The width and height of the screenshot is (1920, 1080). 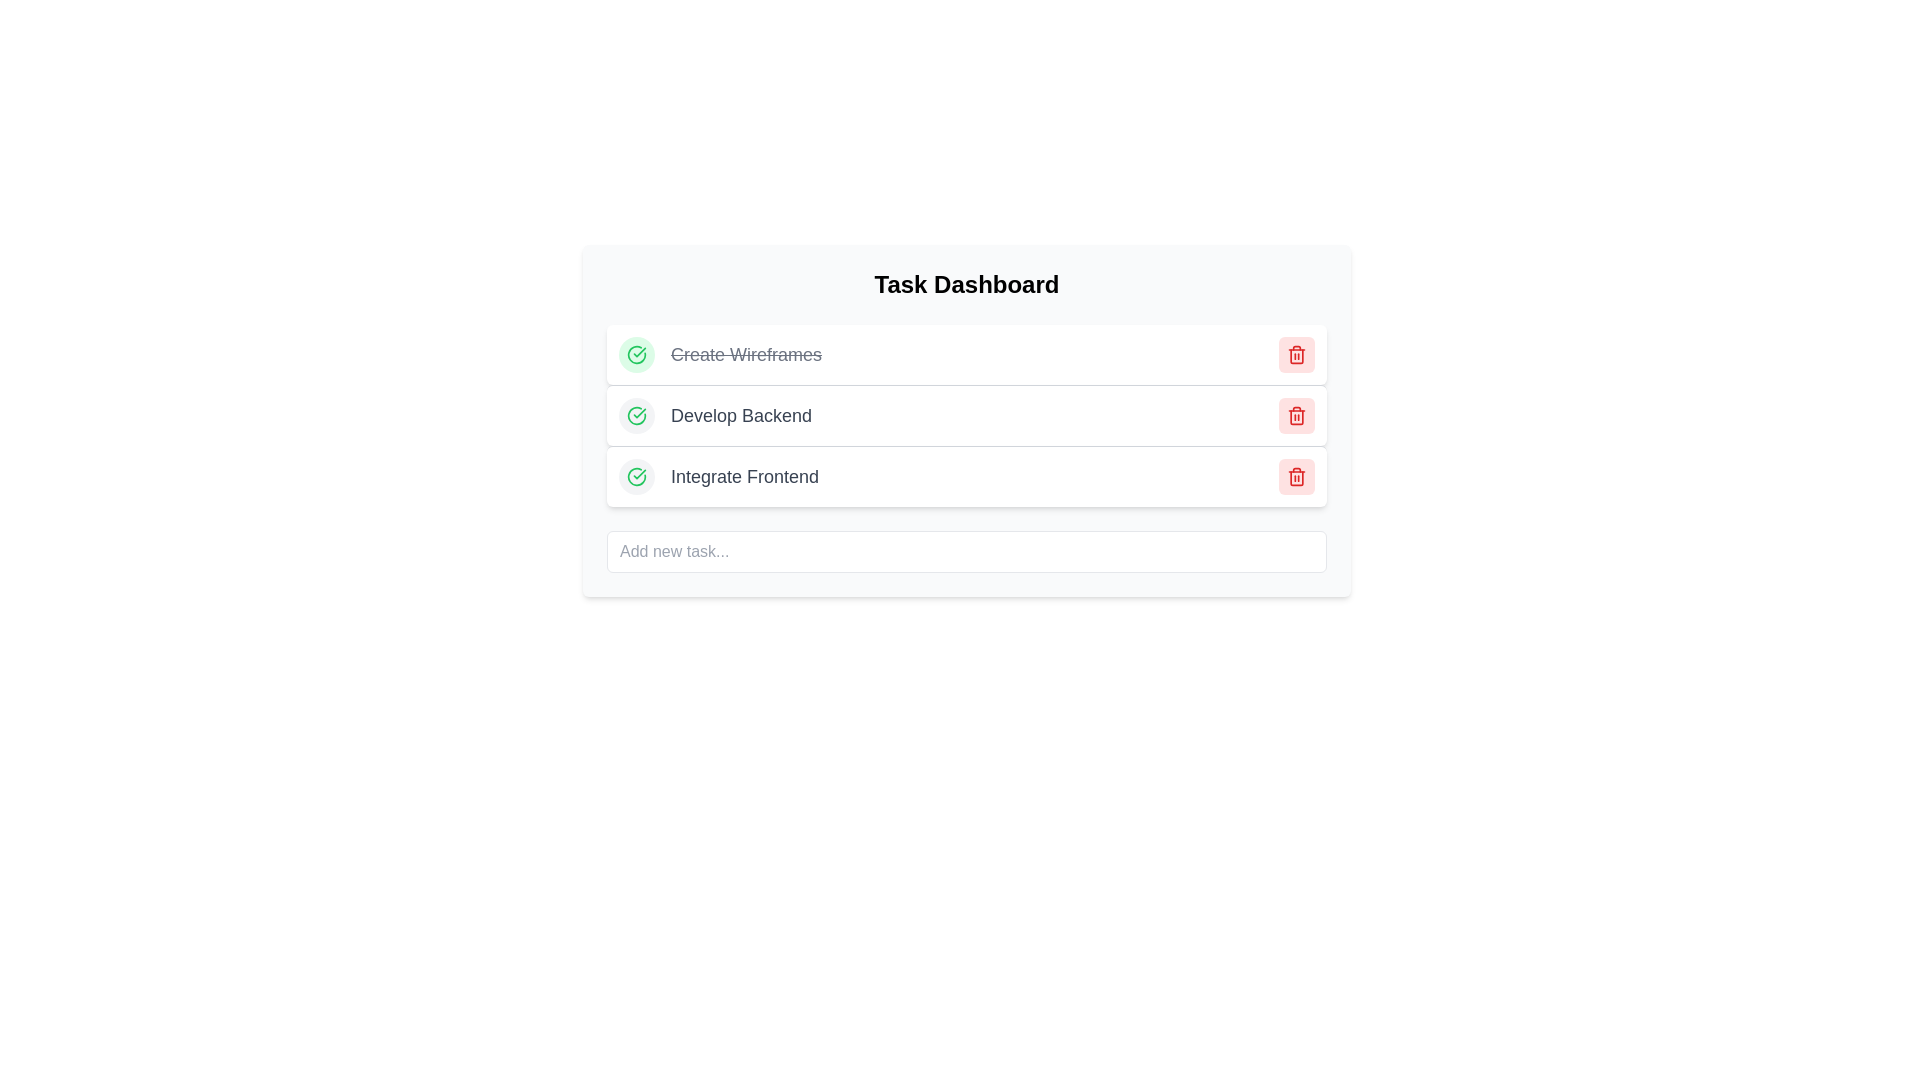 I want to click on the red trash can button located at the far right end of the row labeled 'Develop Backend' to initiate a delete action, so click(x=1296, y=415).